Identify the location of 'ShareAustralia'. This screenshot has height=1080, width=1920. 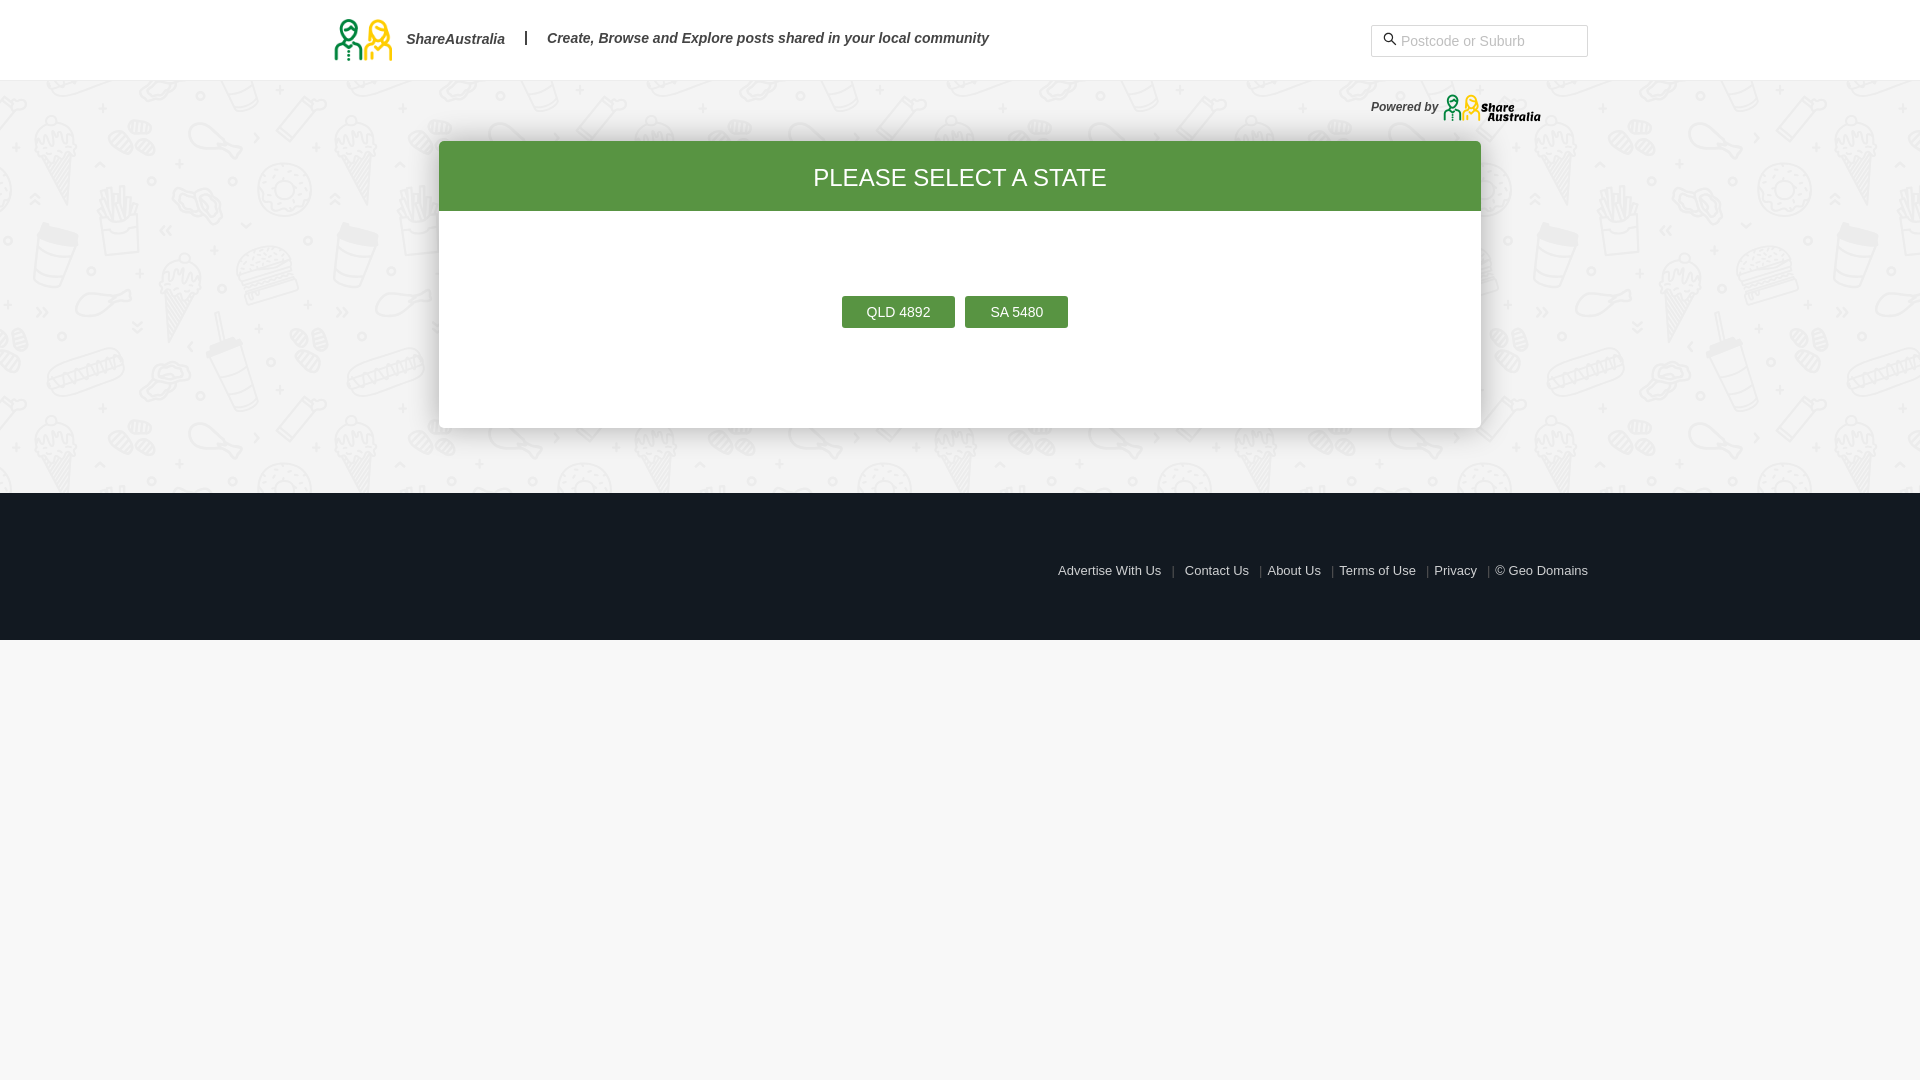
(331, 38).